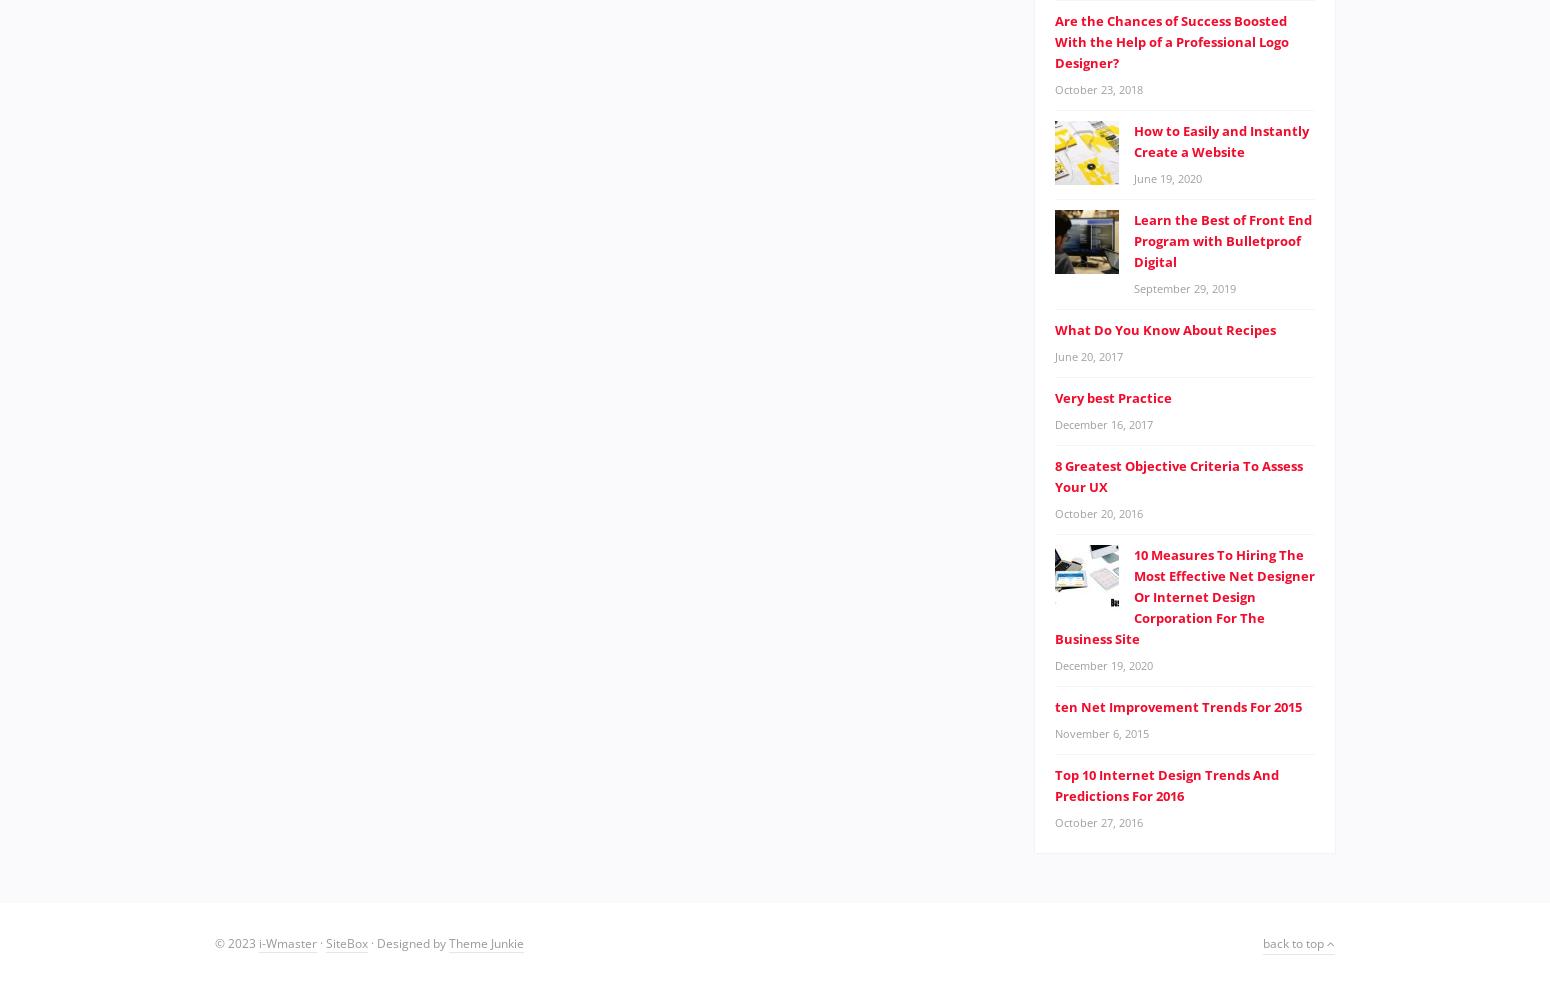  What do you see at coordinates (1103, 422) in the screenshot?
I see `'December 16, 2017'` at bounding box center [1103, 422].